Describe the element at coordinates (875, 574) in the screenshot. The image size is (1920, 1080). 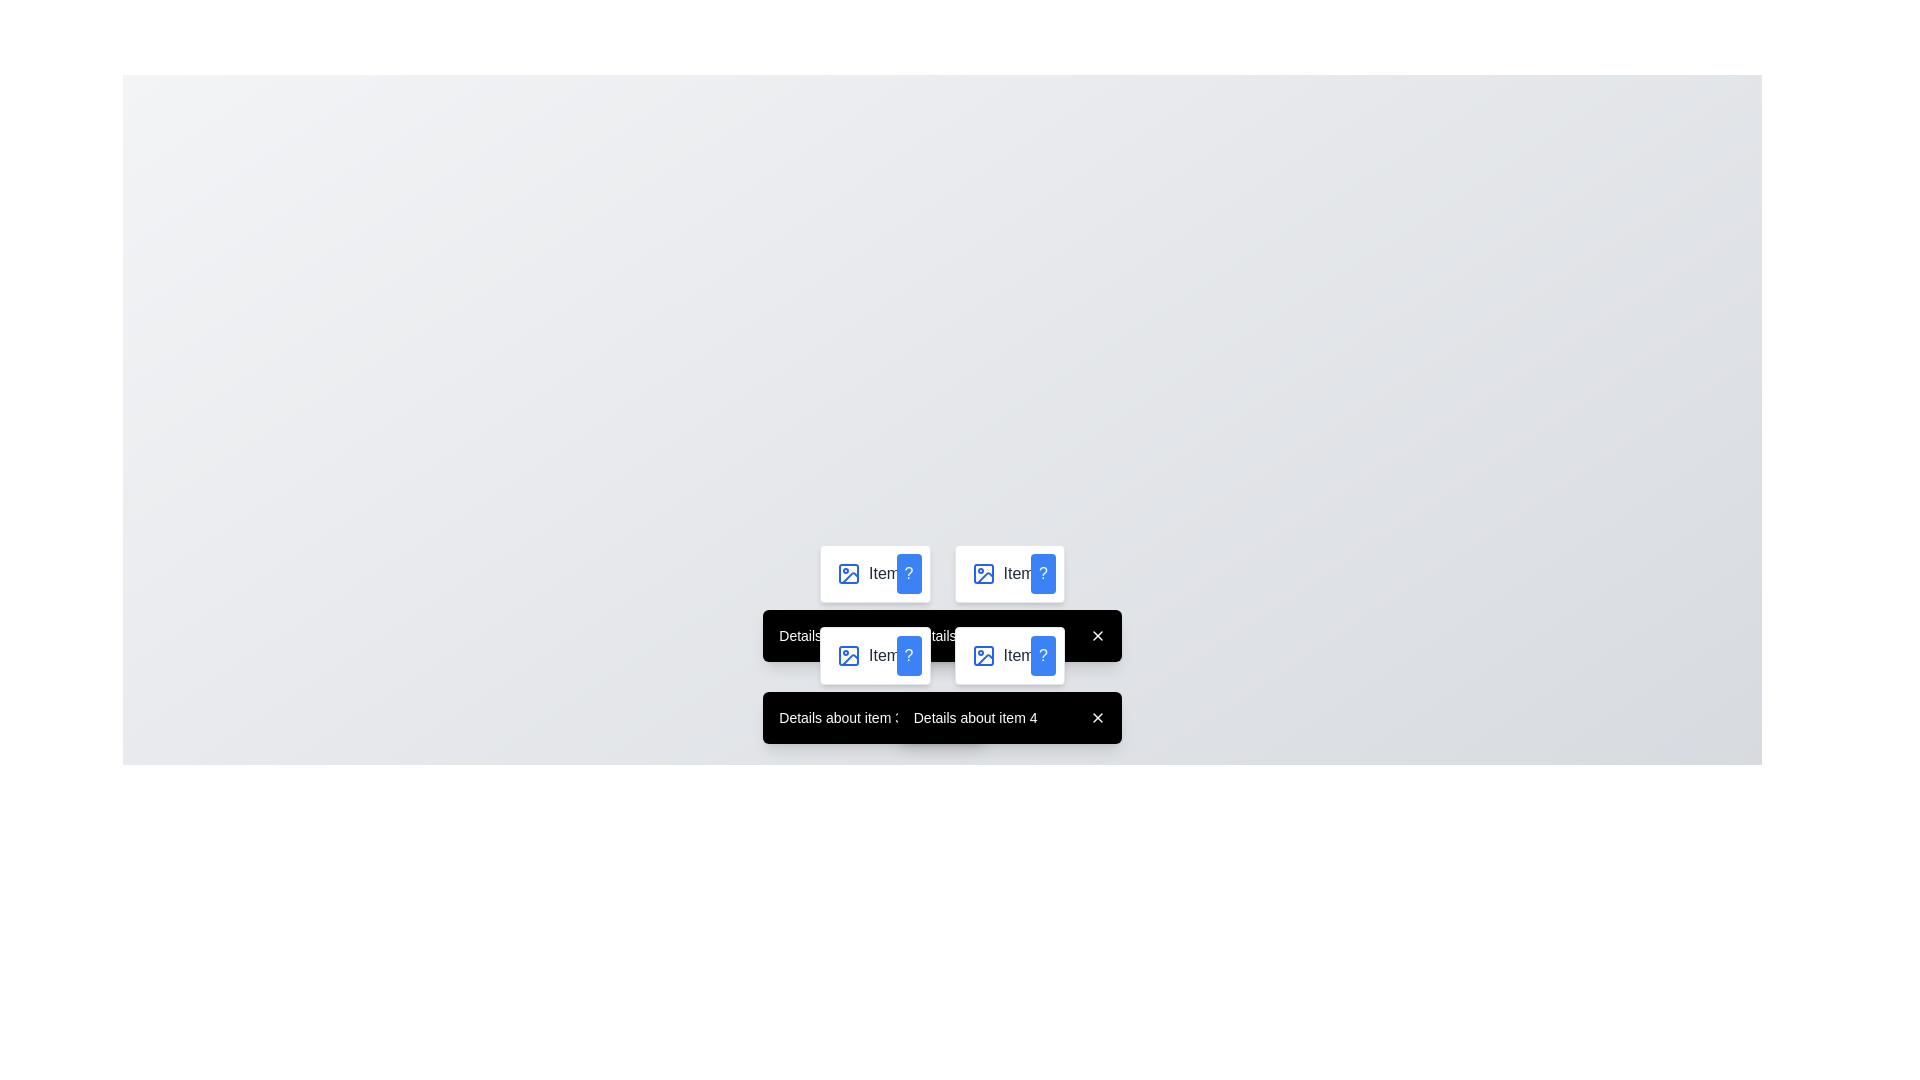
I see `the Text Label with Icon located in the top-left corner of a white card` at that location.